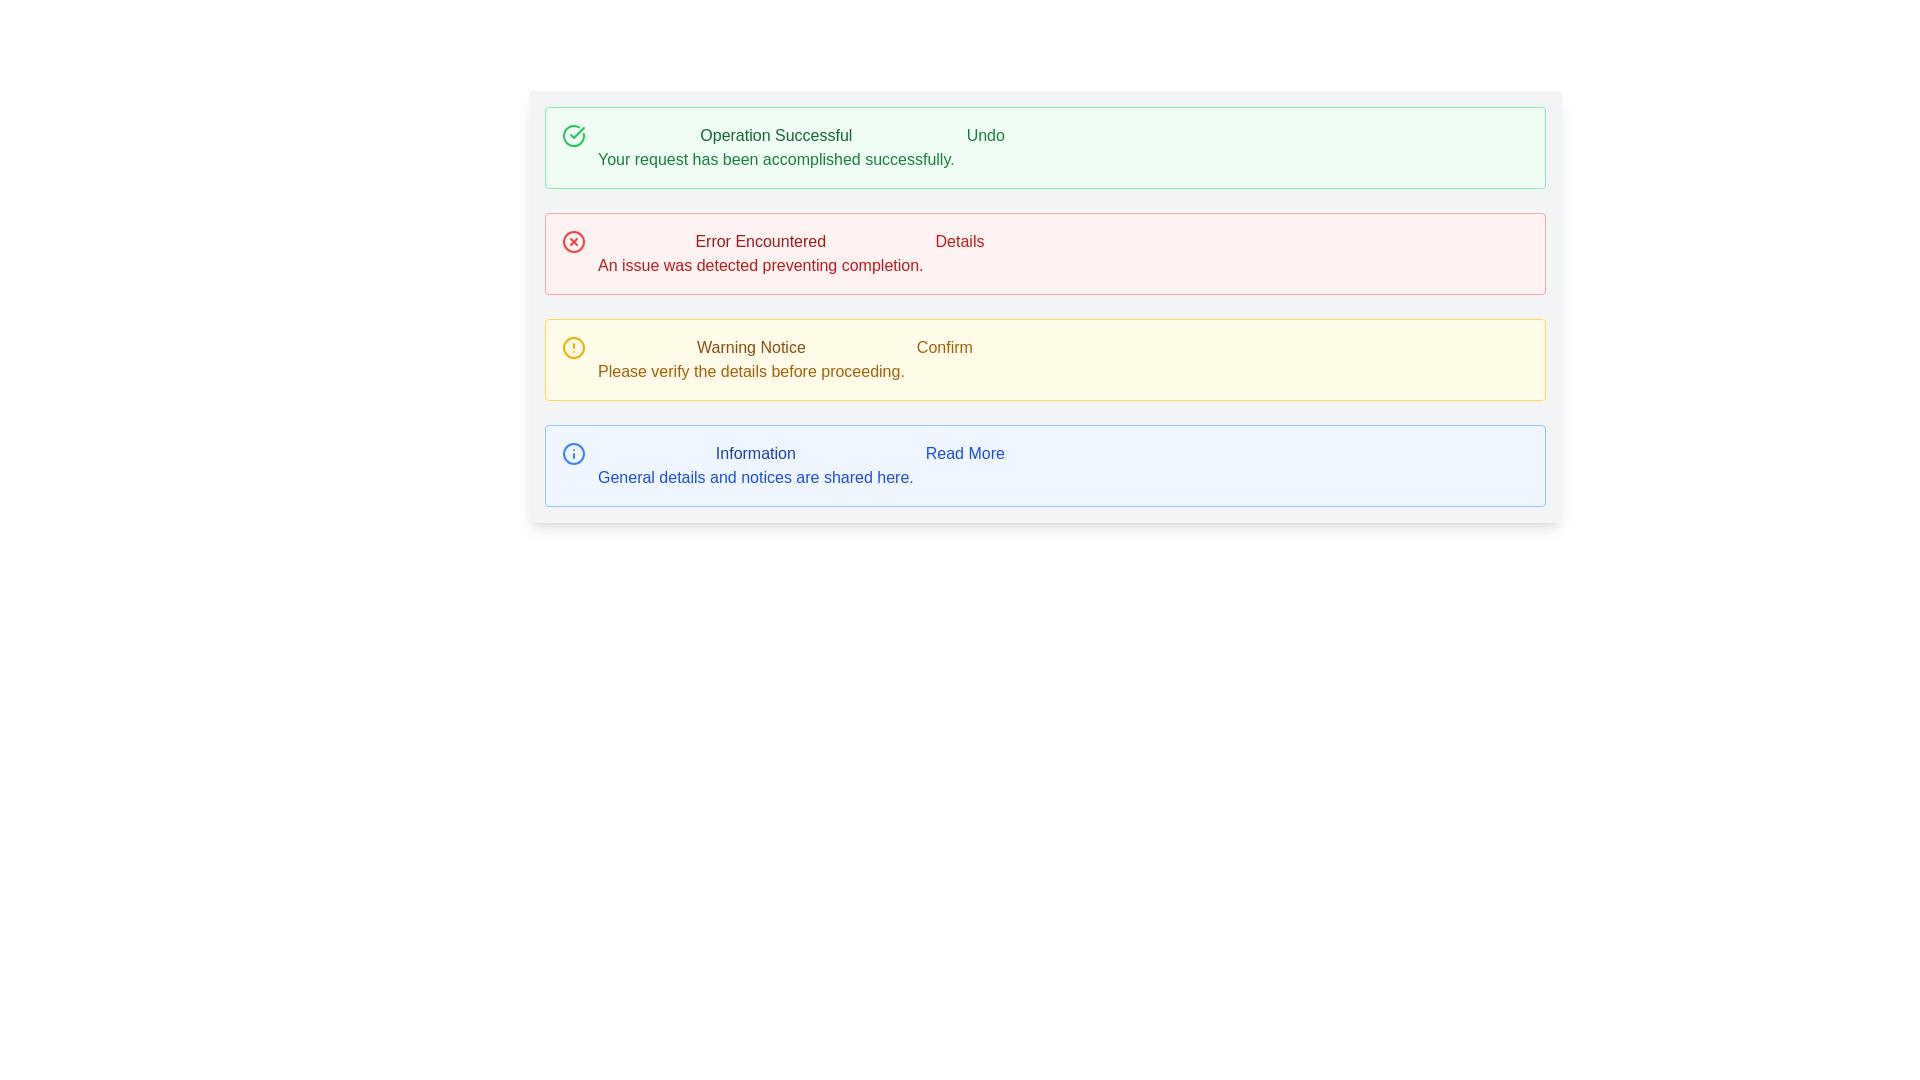  Describe the element at coordinates (985, 135) in the screenshot. I see `the 'Undo' button on the right side of the notification panel to undo an action` at that location.